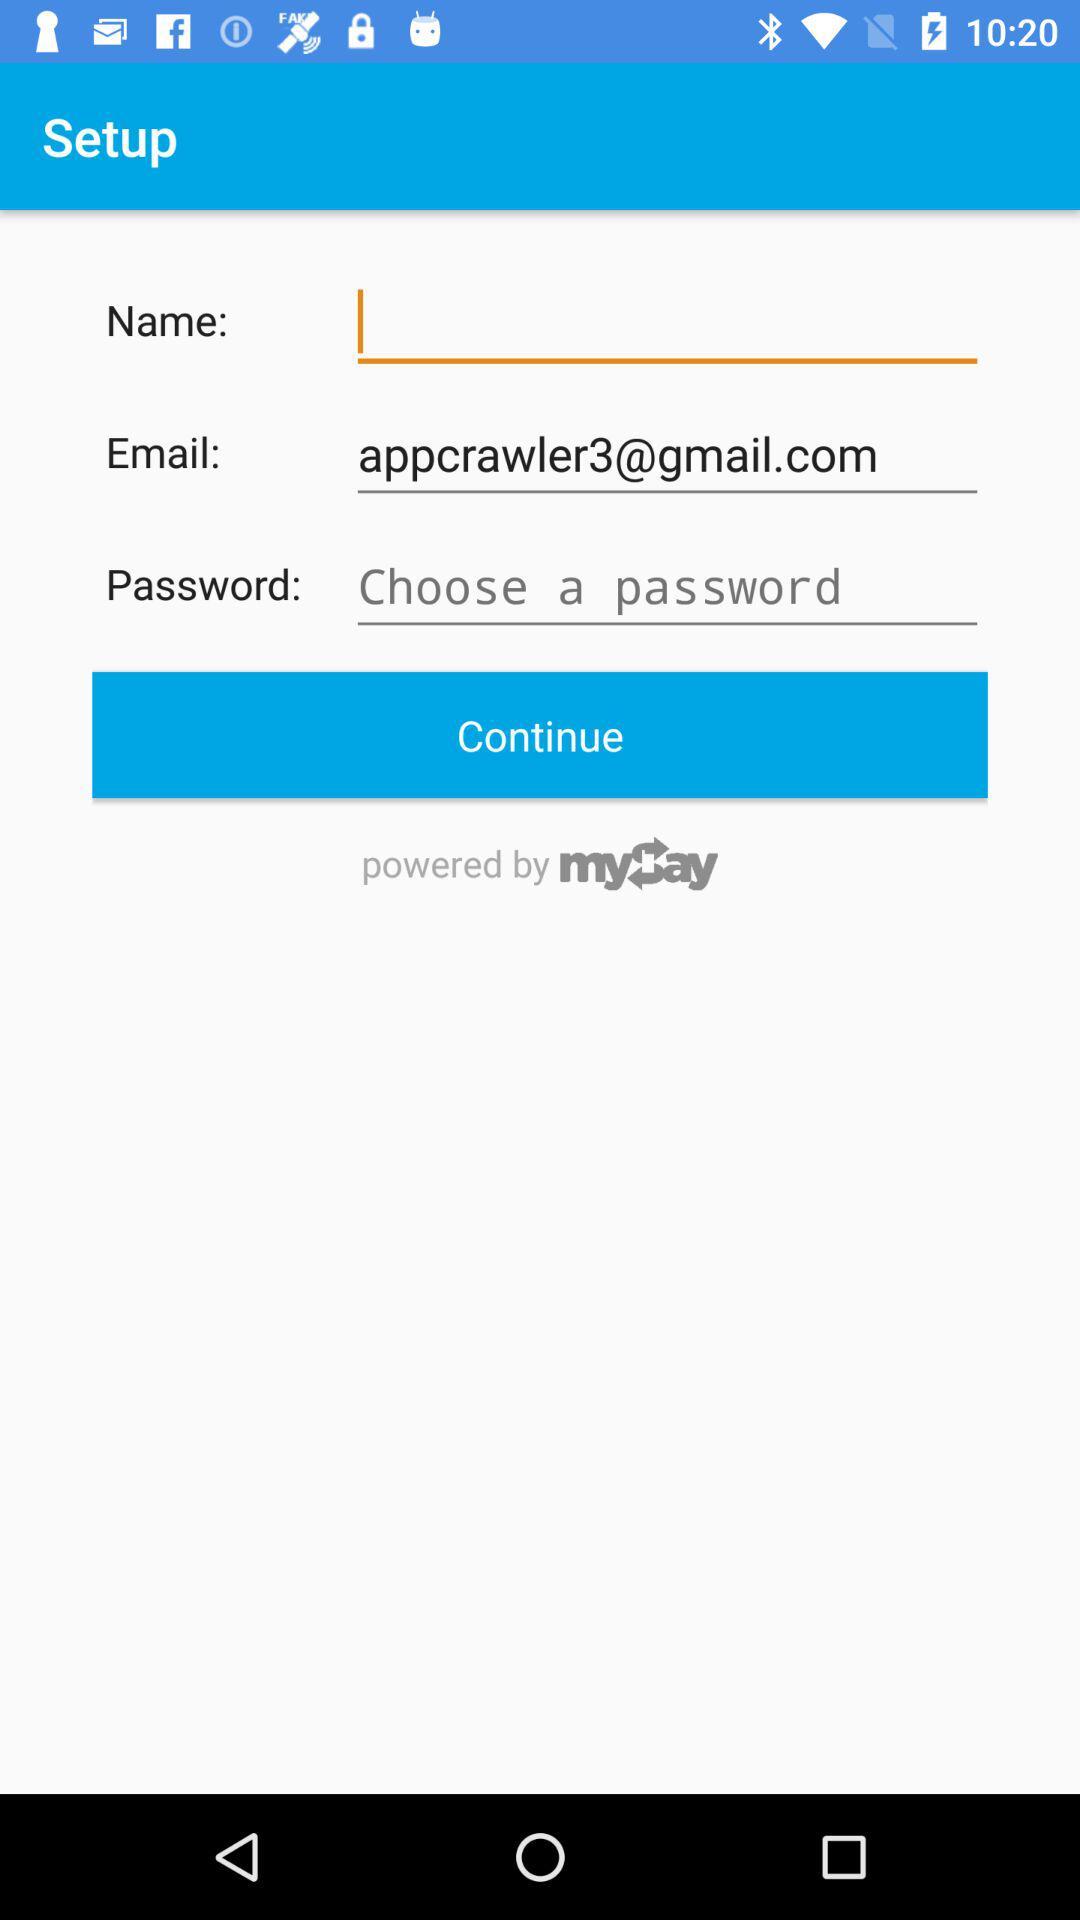  Describe the element at coordinates (667, 585) in the screenshot. I see `the item to the right of password: icon` at that location.